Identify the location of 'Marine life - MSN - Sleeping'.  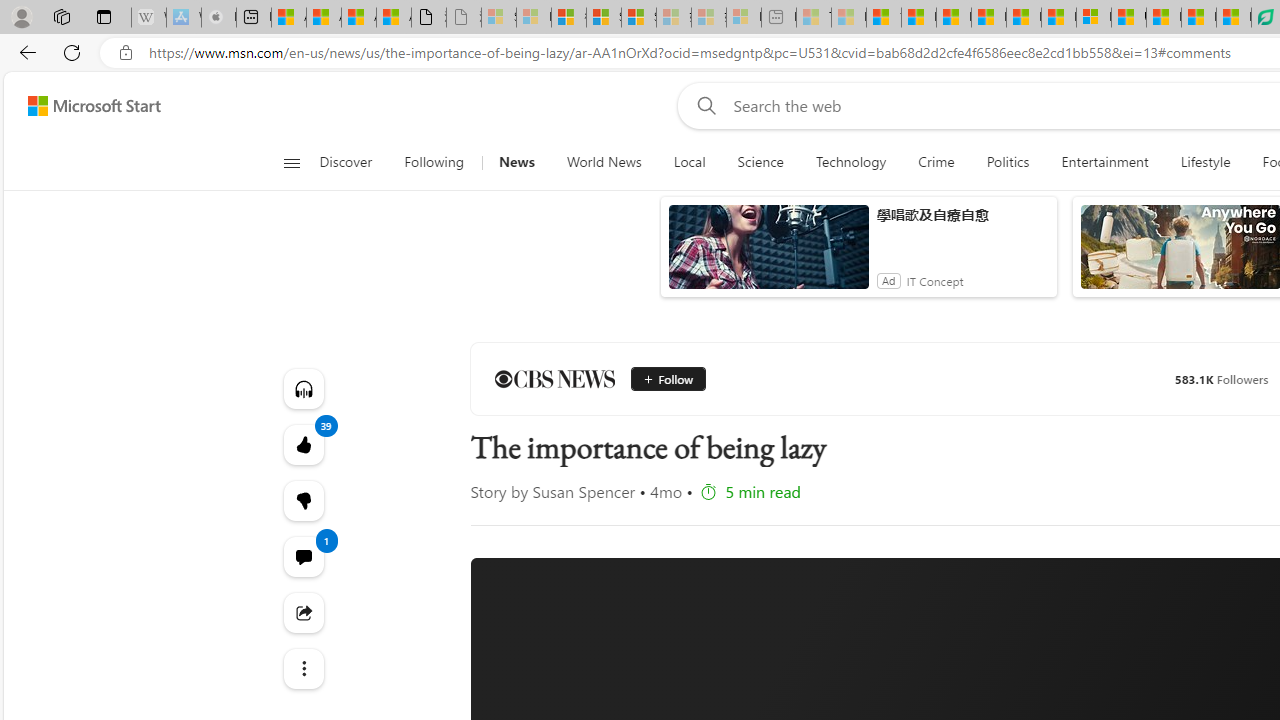
(849, 17).